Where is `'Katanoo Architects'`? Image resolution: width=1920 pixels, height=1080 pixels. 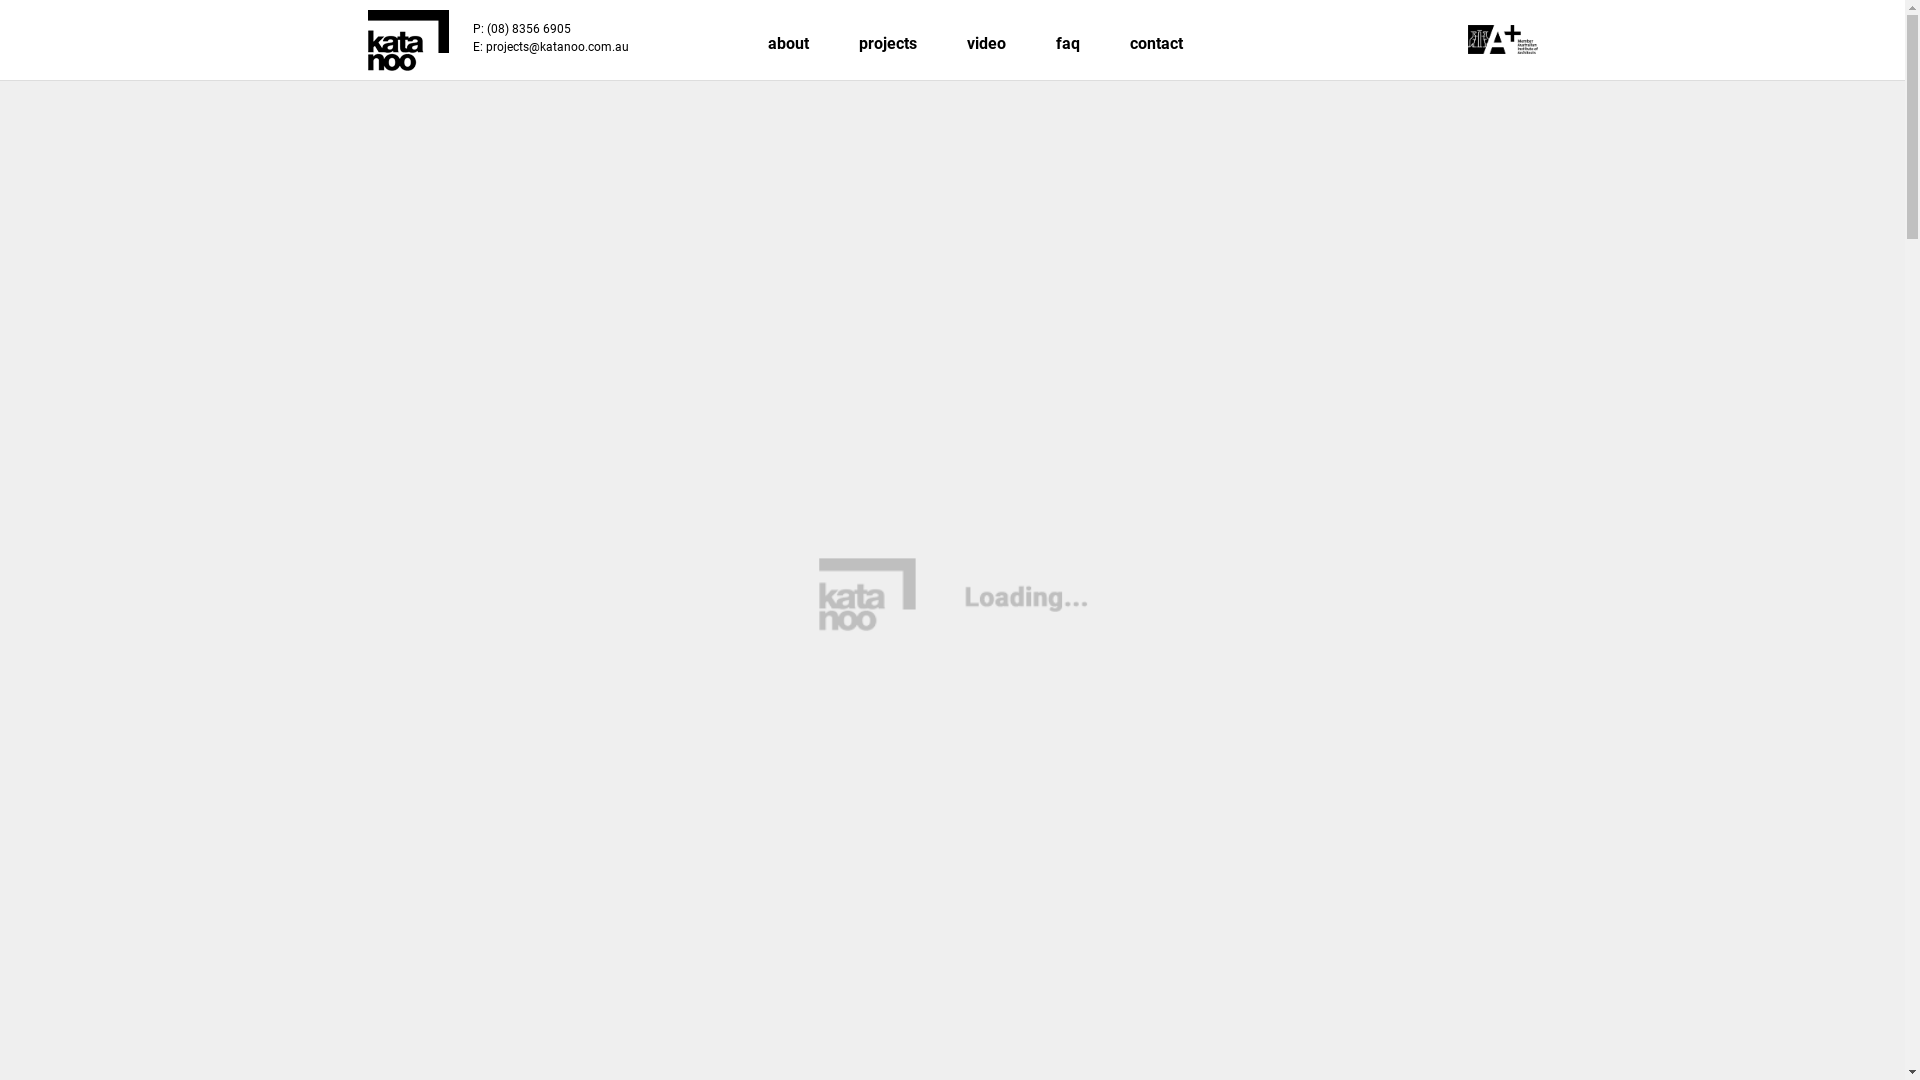 'Katanoo Architects' is located at coordinates (407, 40).